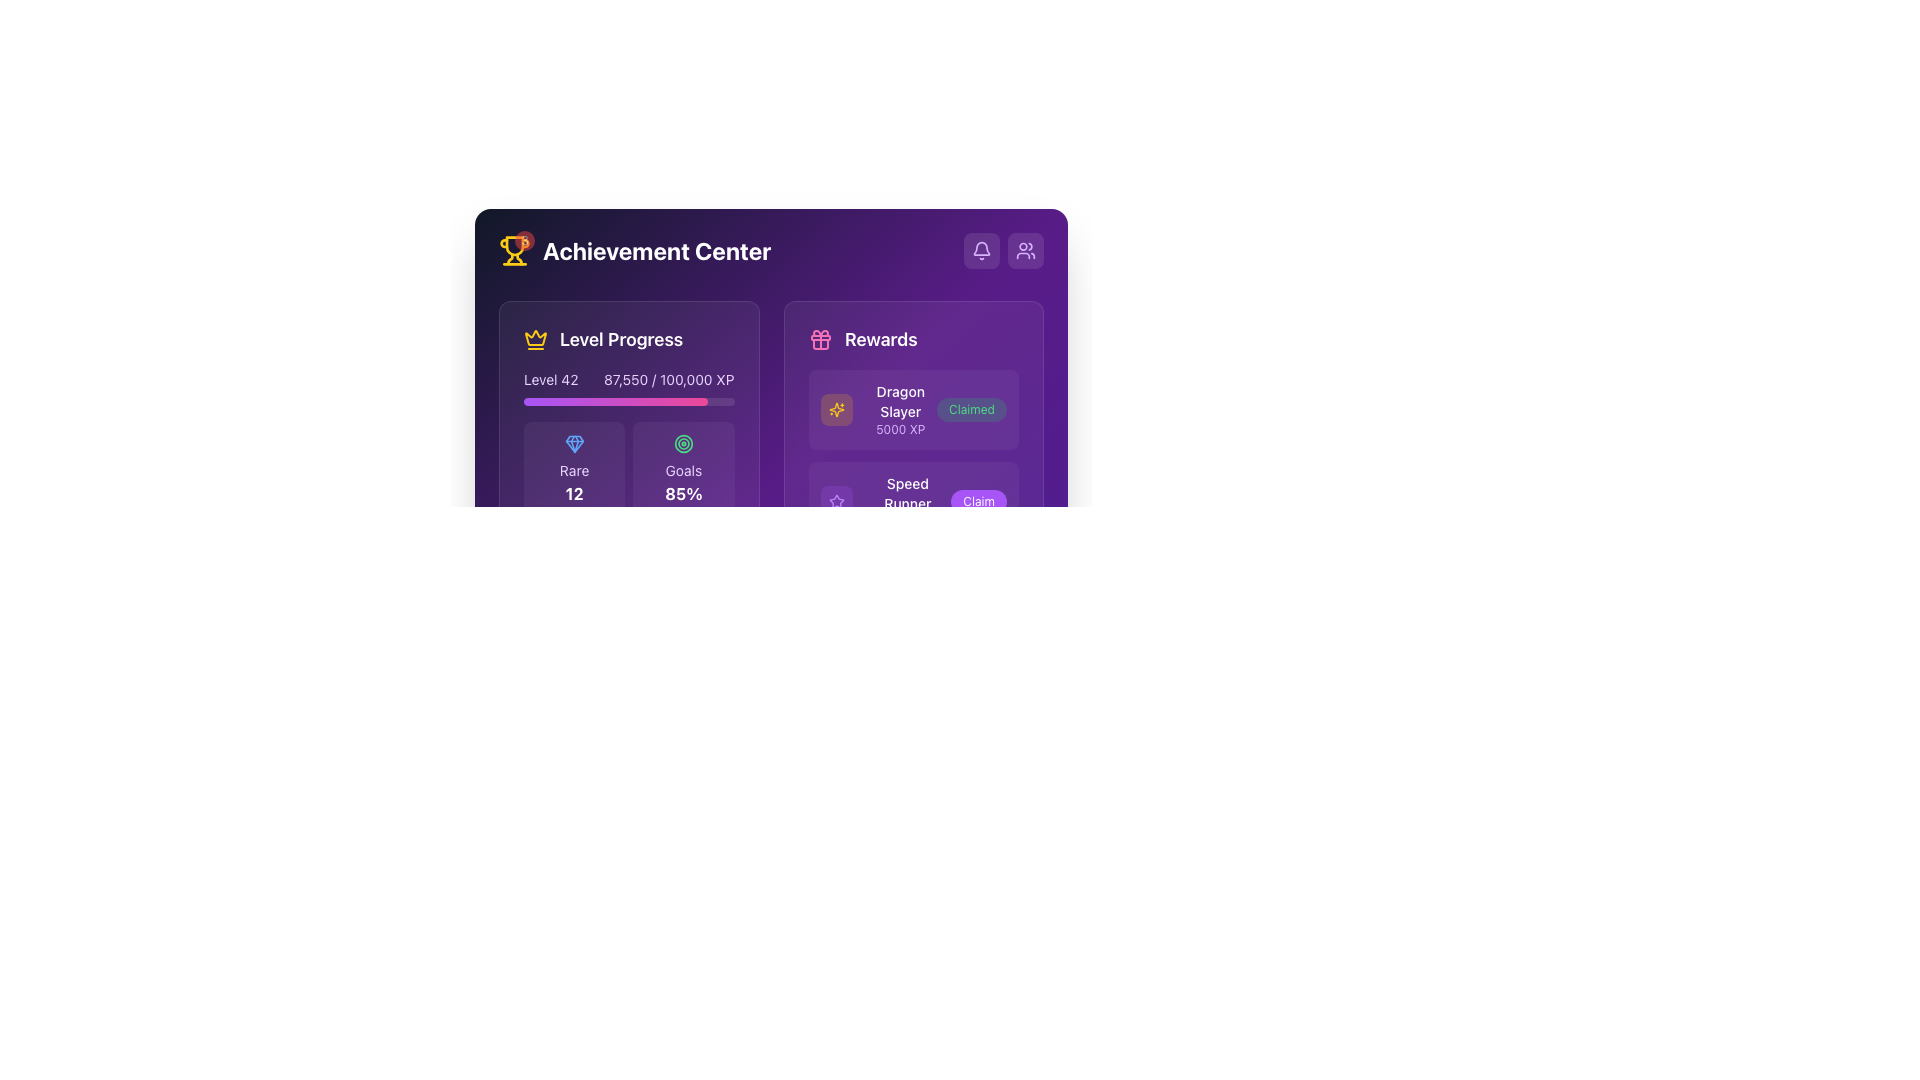 The height and width of the screenshot is (1080, 1920). I want to click on the text label that serves as a title for the 'Dragon Slayer' reward, positioned above the XP value text in the Rewards section, so click(906, 493).